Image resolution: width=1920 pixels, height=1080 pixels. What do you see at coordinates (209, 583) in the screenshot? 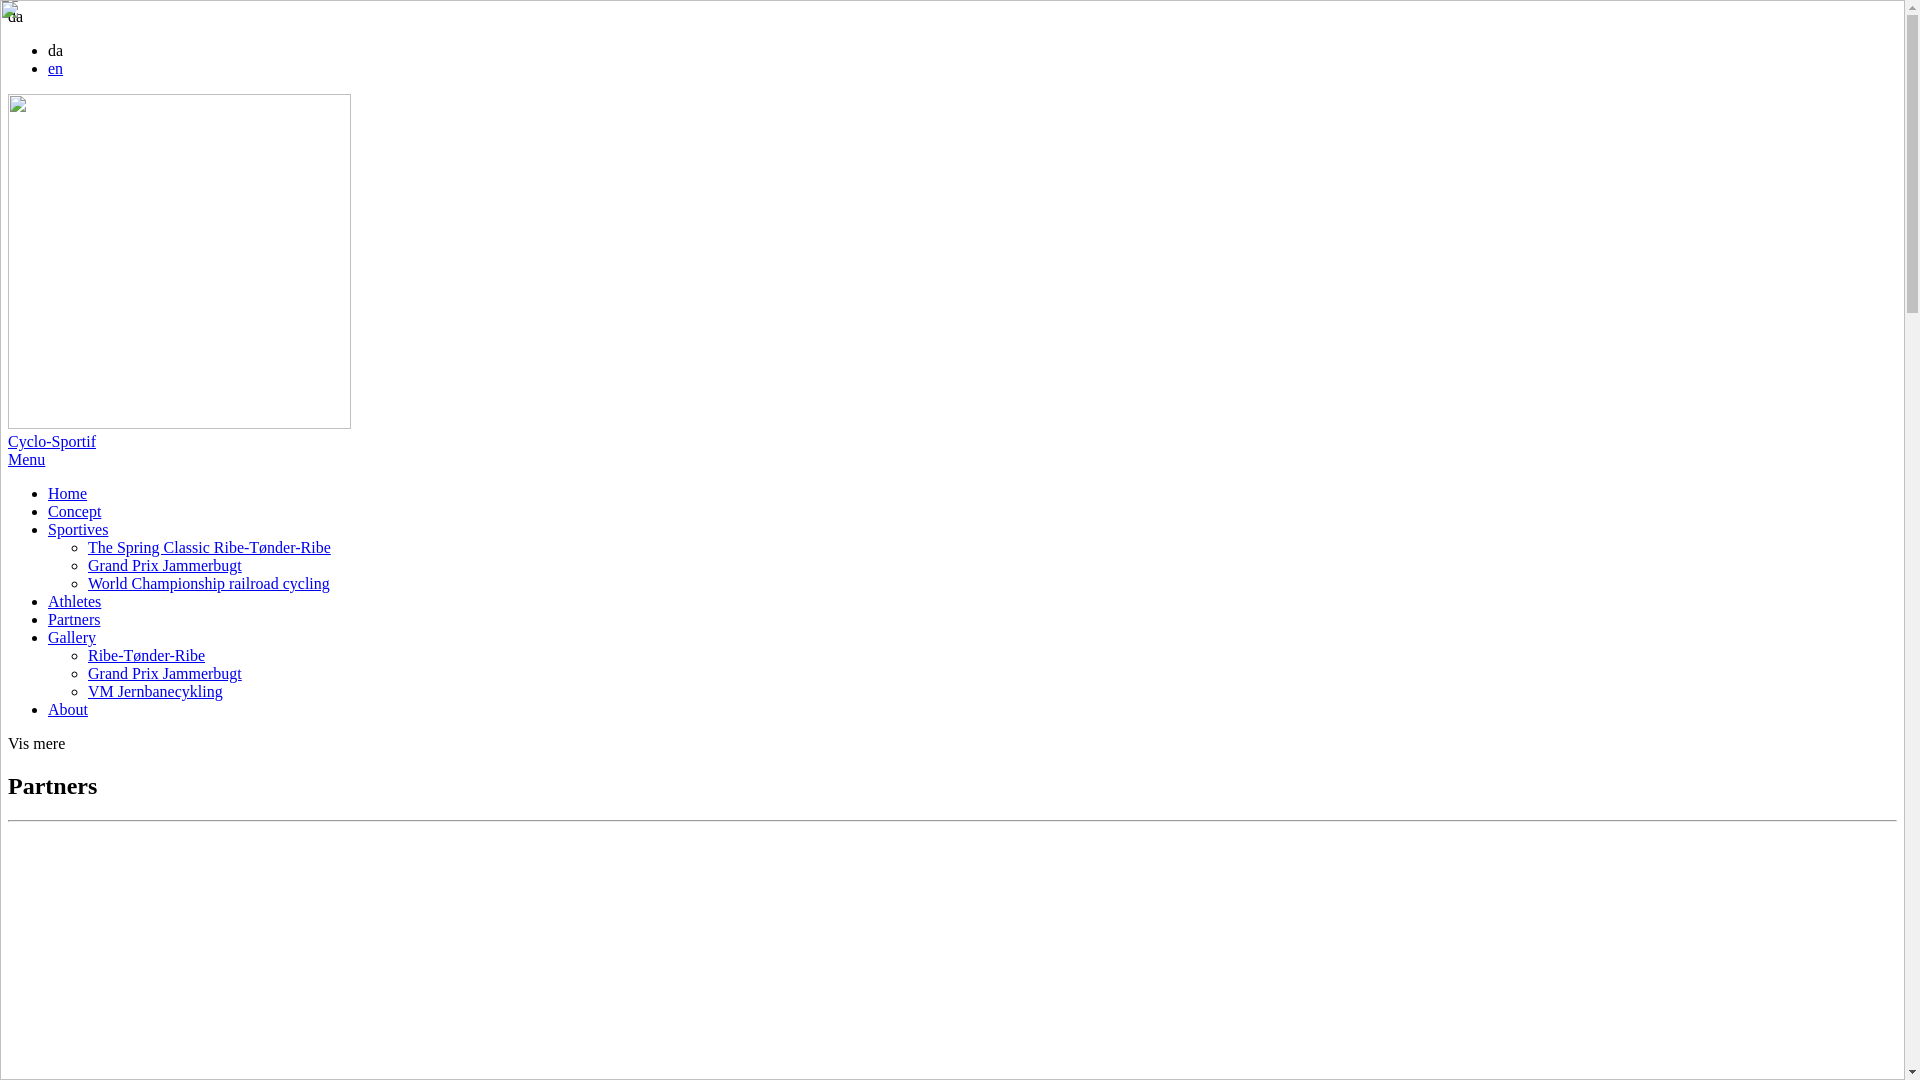
I see `'World Championship railroad cycling'` at bounding box center [209, 583].